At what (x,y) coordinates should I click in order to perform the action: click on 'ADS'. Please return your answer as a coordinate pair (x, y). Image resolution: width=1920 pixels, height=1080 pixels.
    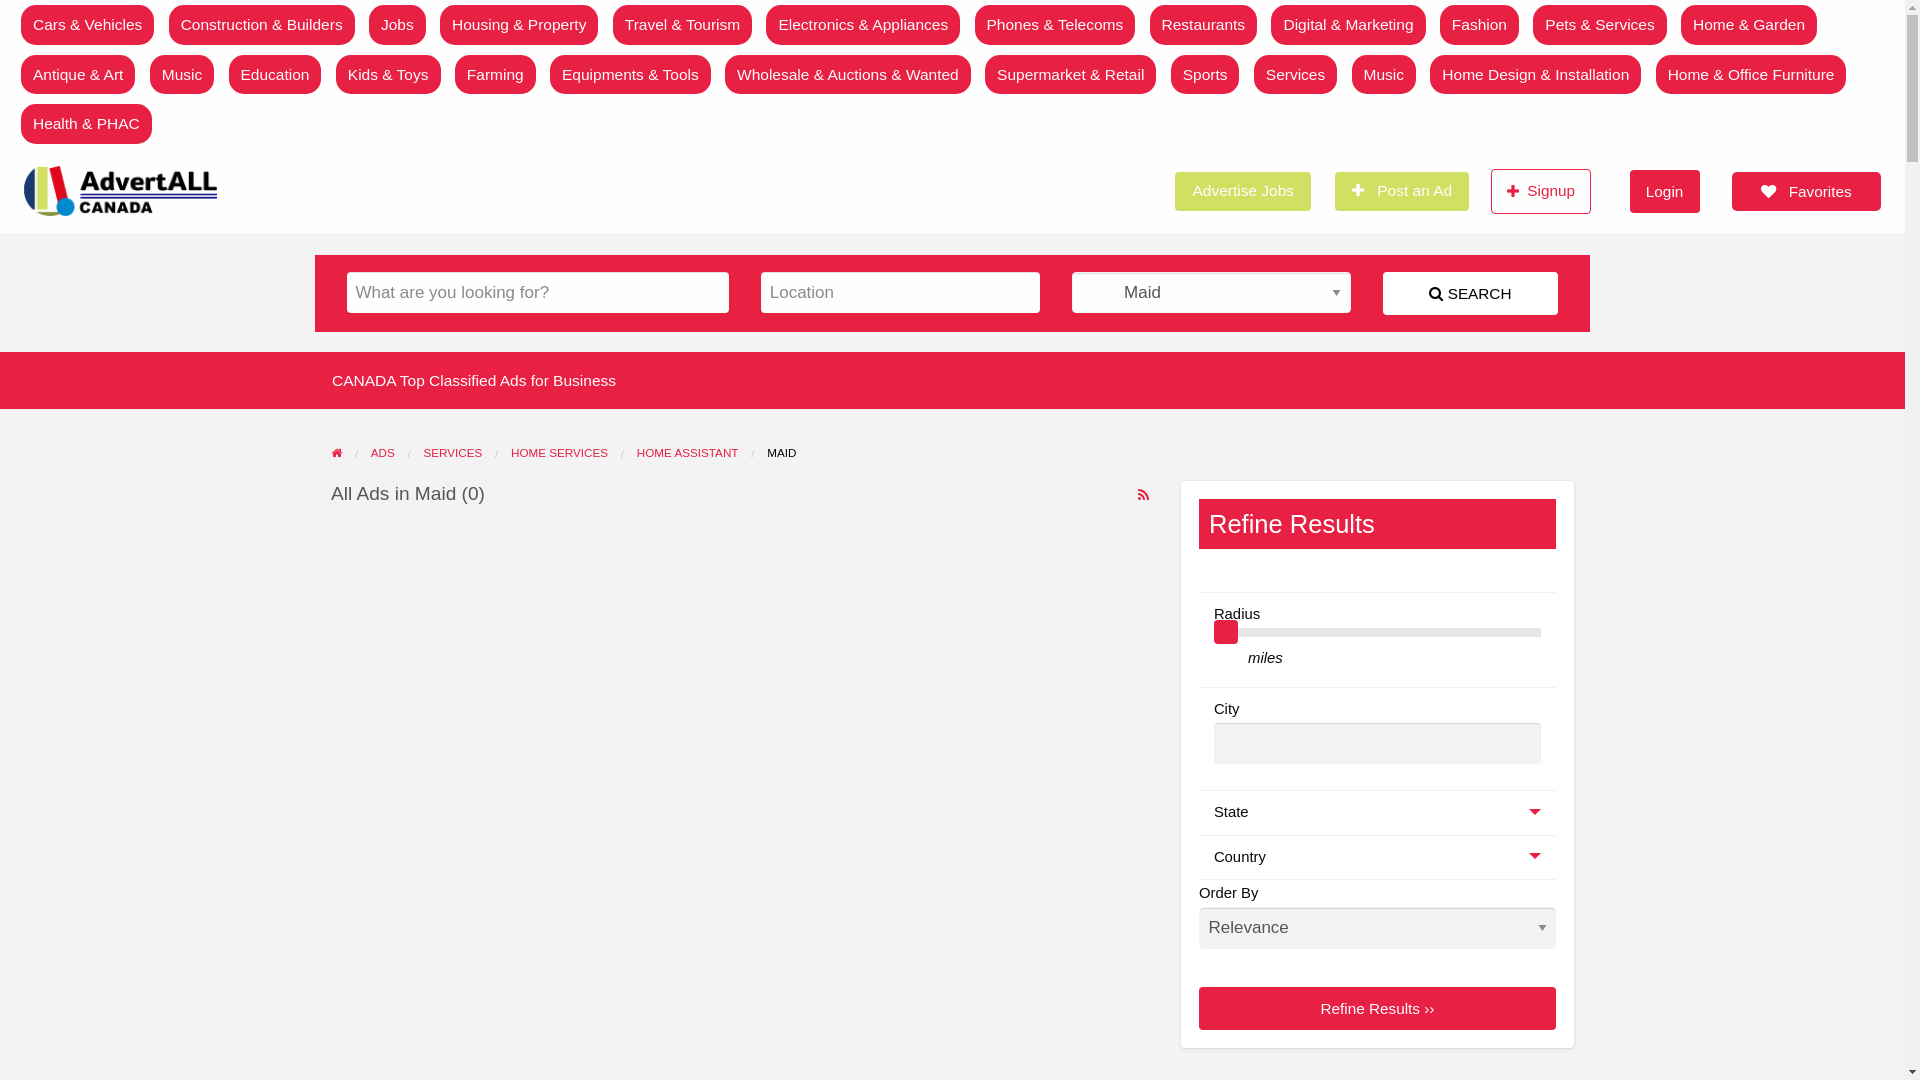
    Looking at the image, I should click on (383, 452).